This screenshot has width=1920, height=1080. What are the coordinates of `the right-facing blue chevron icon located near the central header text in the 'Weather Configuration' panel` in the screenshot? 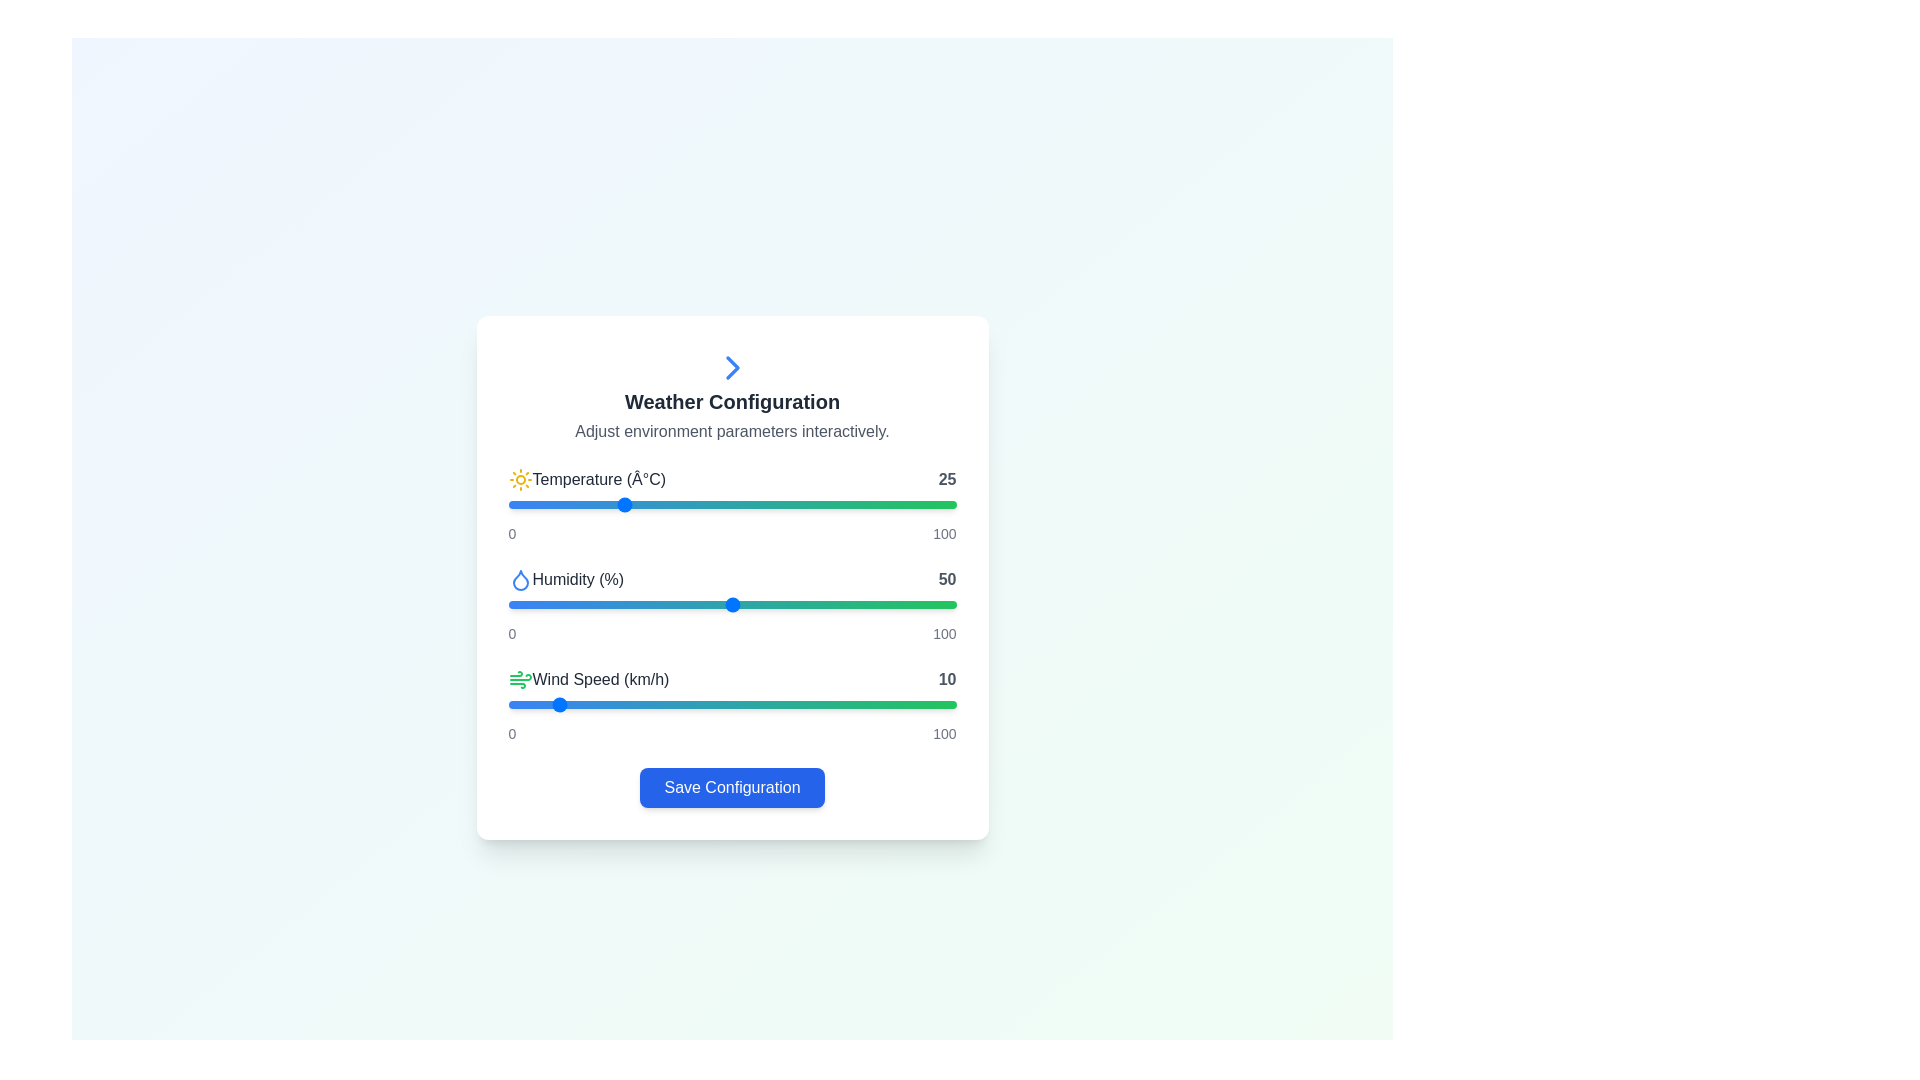 It's located at (731, 367).